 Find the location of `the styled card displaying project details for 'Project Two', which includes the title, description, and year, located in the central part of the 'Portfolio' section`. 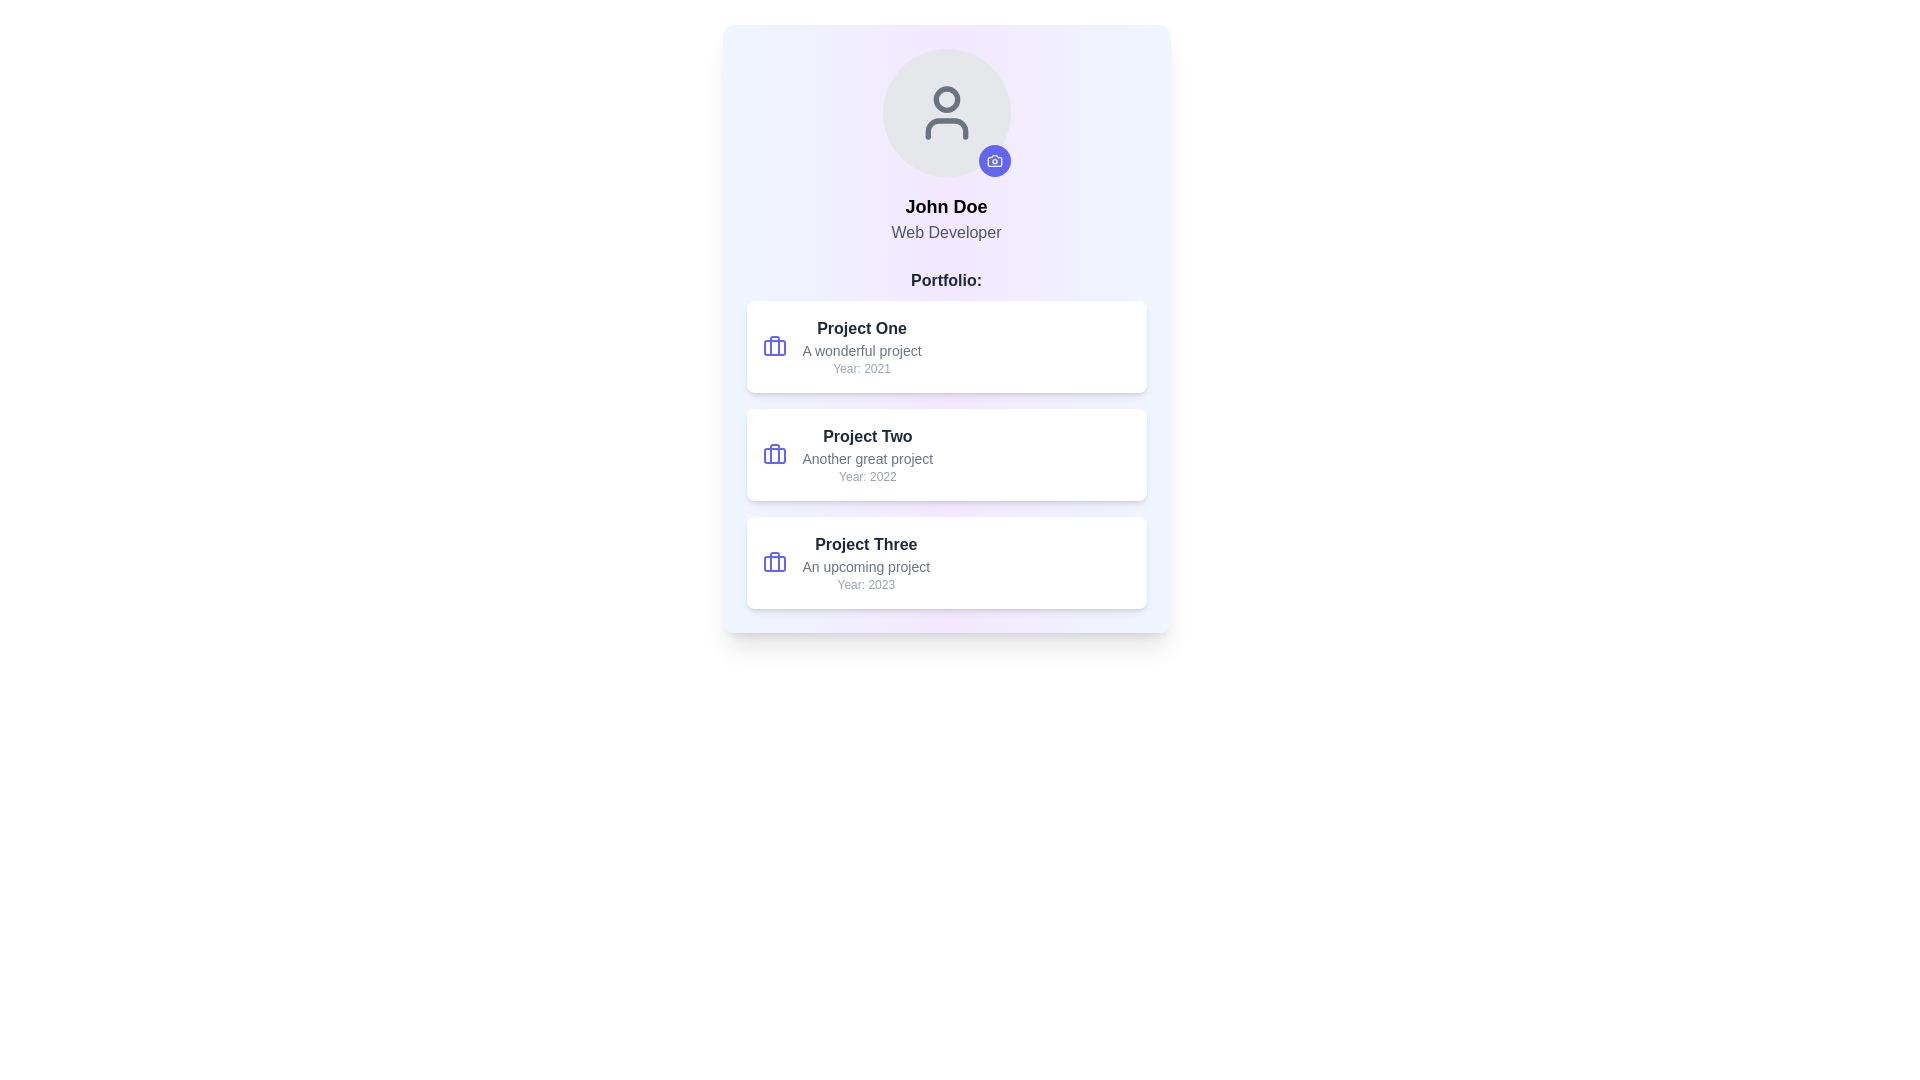

the styled card displaying project details for 'Project Two', which includes the title, description, and year, located in the central part of the 'Portfolio' section is located at coordinates (945, 438).